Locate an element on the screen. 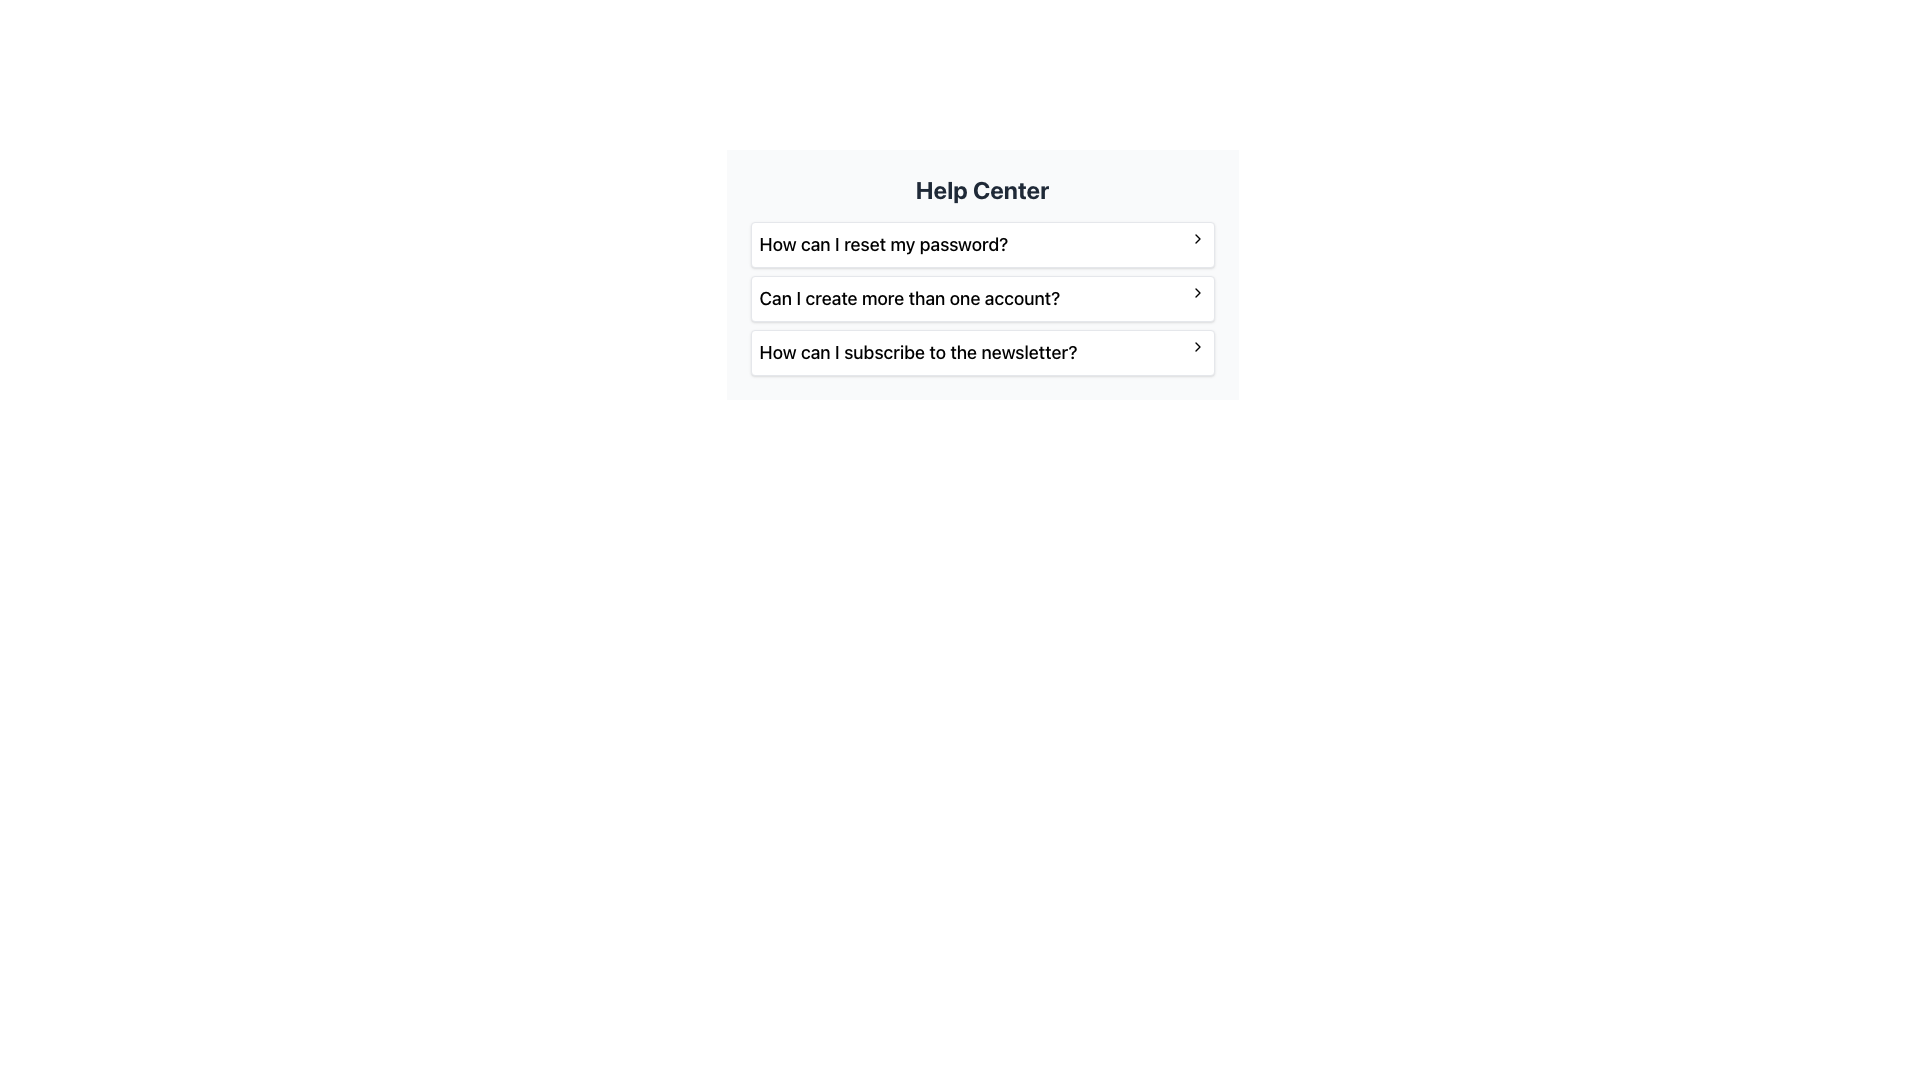 This screenshot has height=1080, width=1920. the 'Help Center' text heading element, which is prominently displayed in bold and large font above a list of questions is located at coordinates (982, 189).